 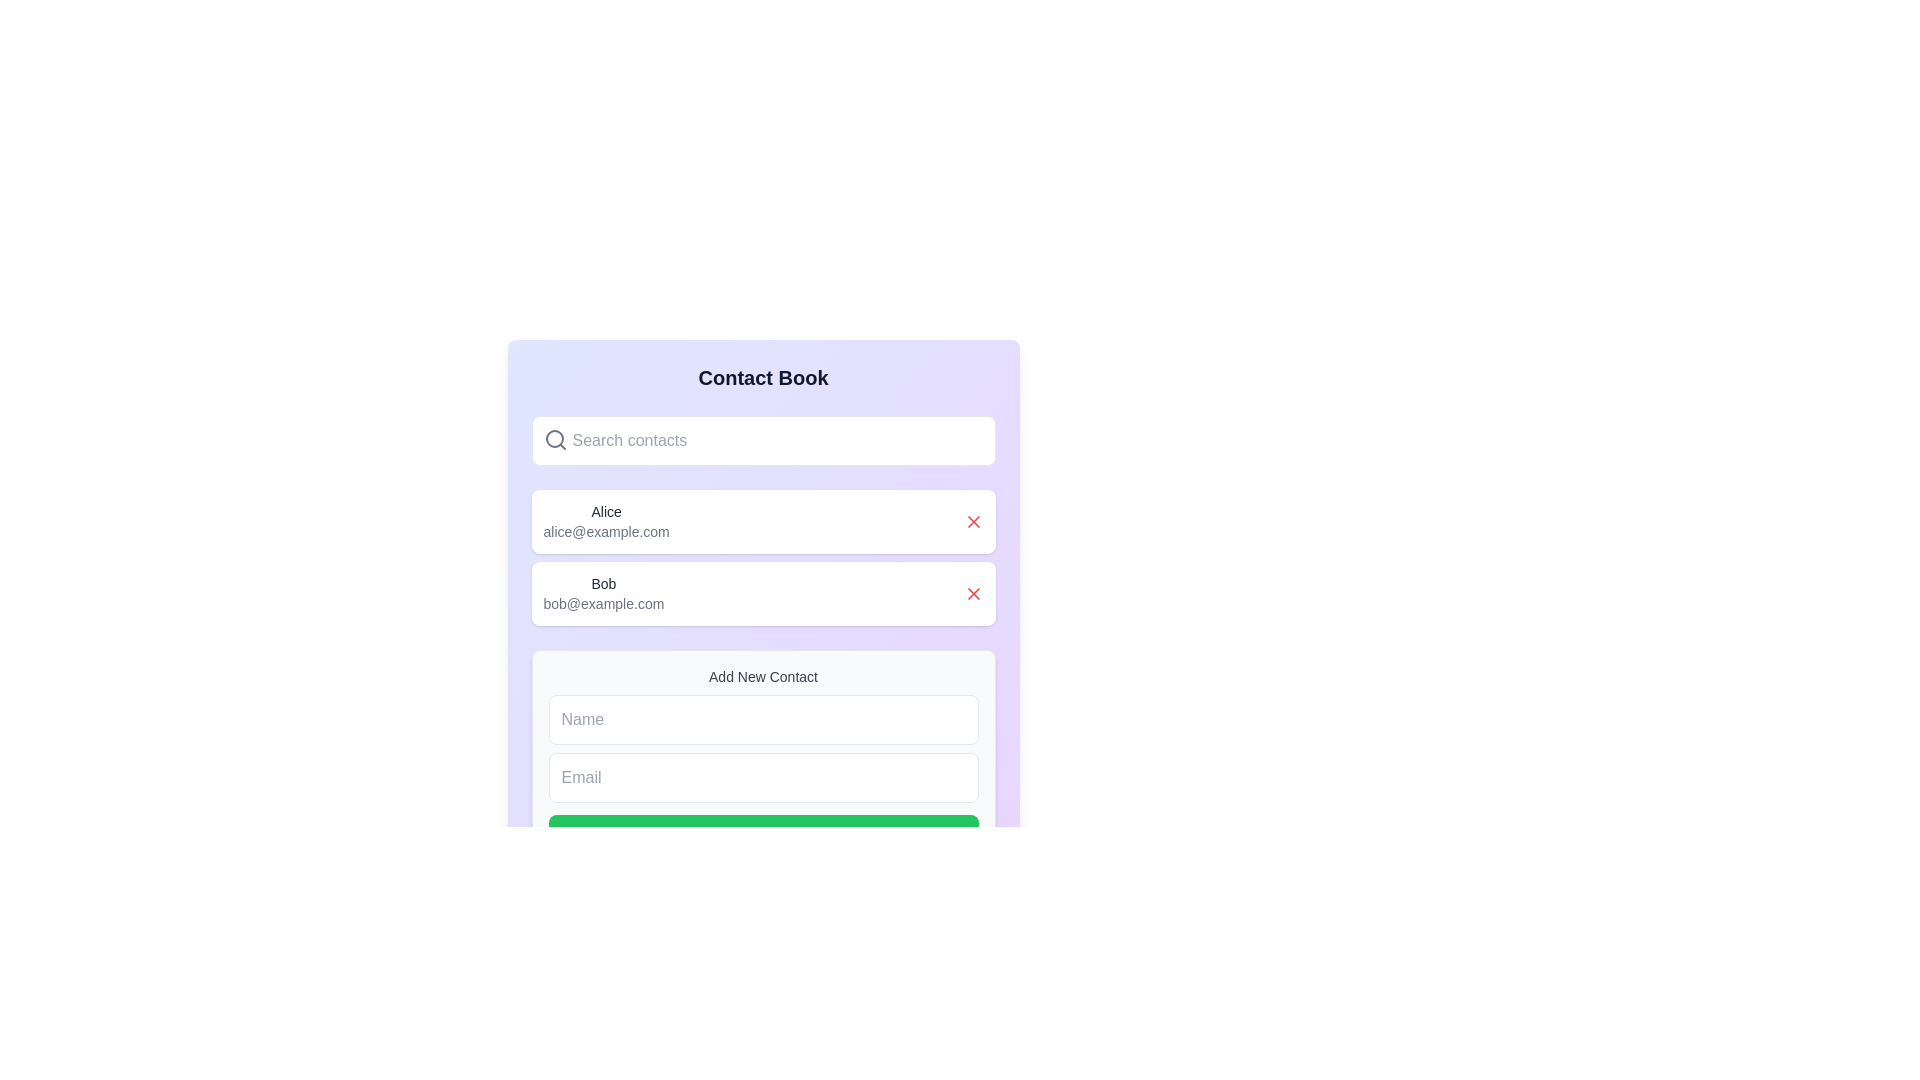 I want to click on the Contact card for 'Alice' which displays her name in bold and email below, located above the card for 'Bob', so click(x=762, y=520).